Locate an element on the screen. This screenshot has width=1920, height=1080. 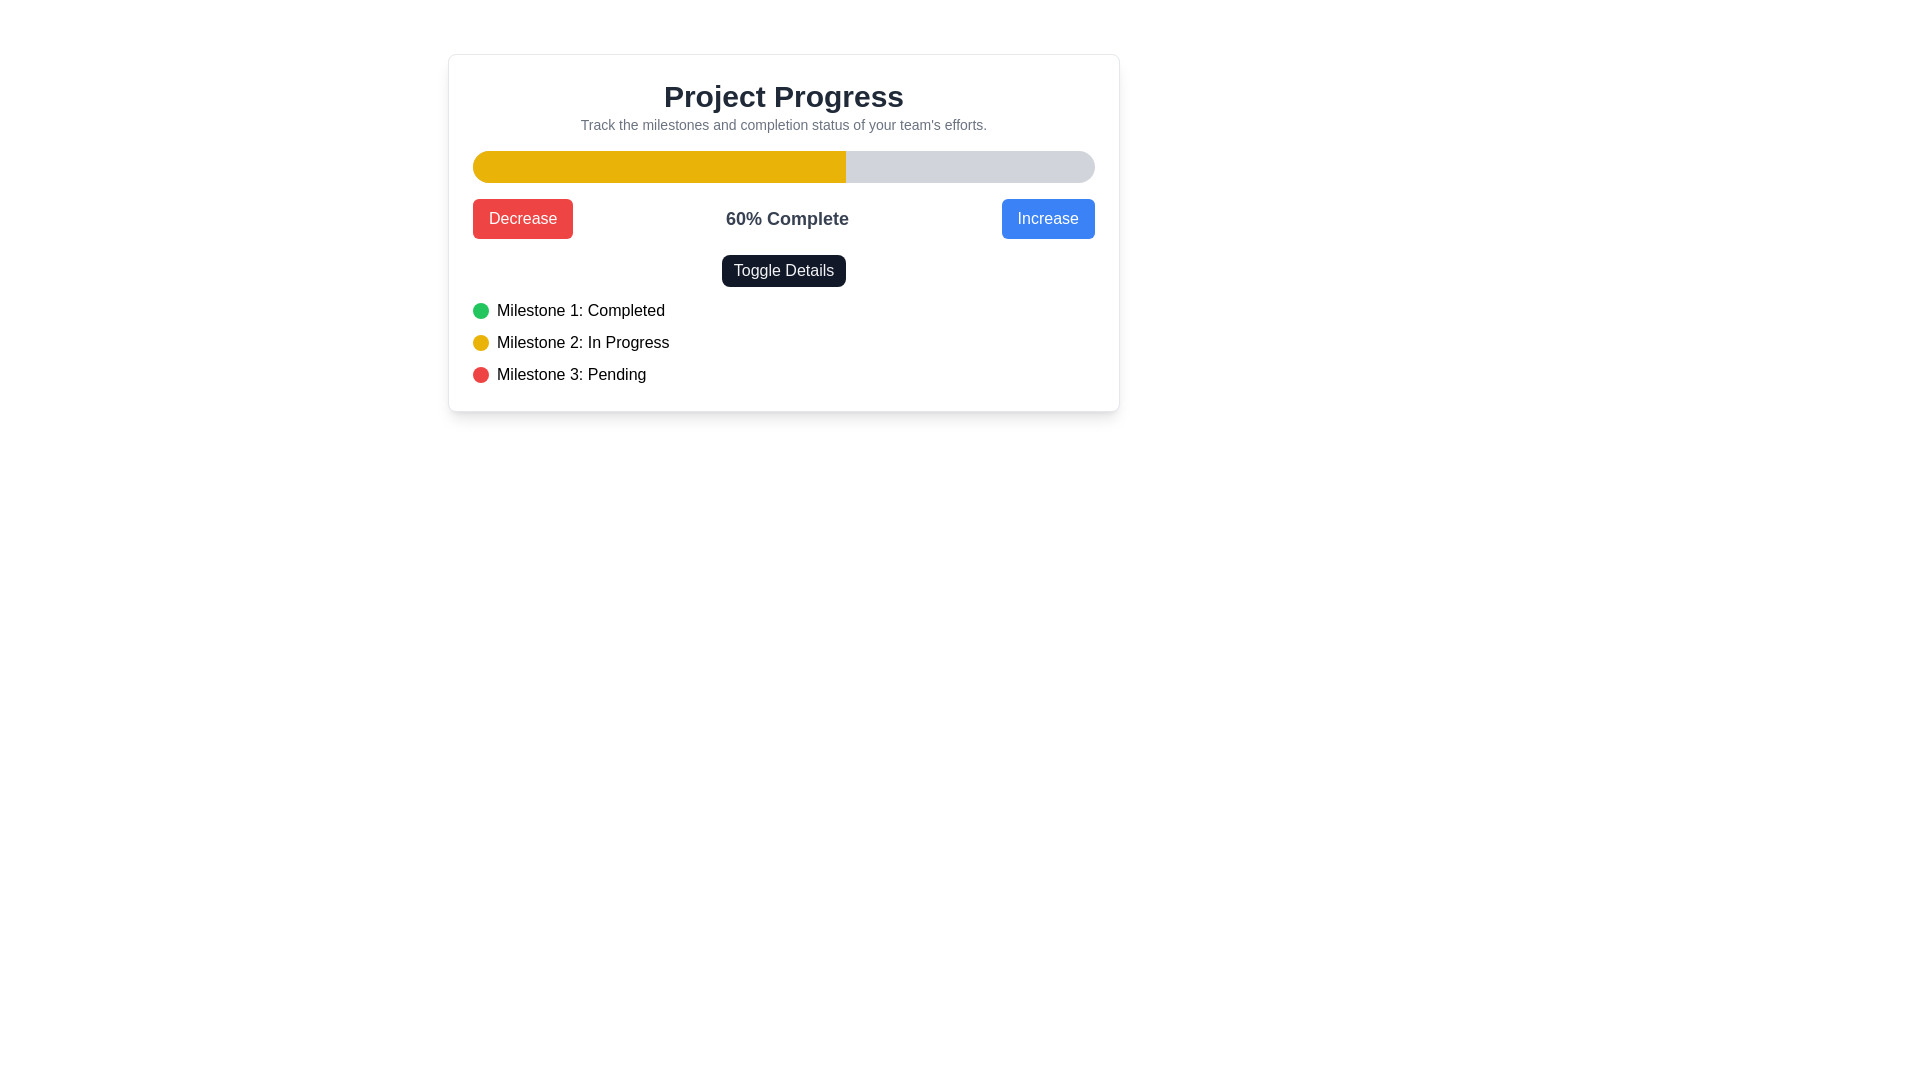
the small circular green indicator that is positioned next to the text 'Milestone 1: Completed' is located at coordinates (480, 311).